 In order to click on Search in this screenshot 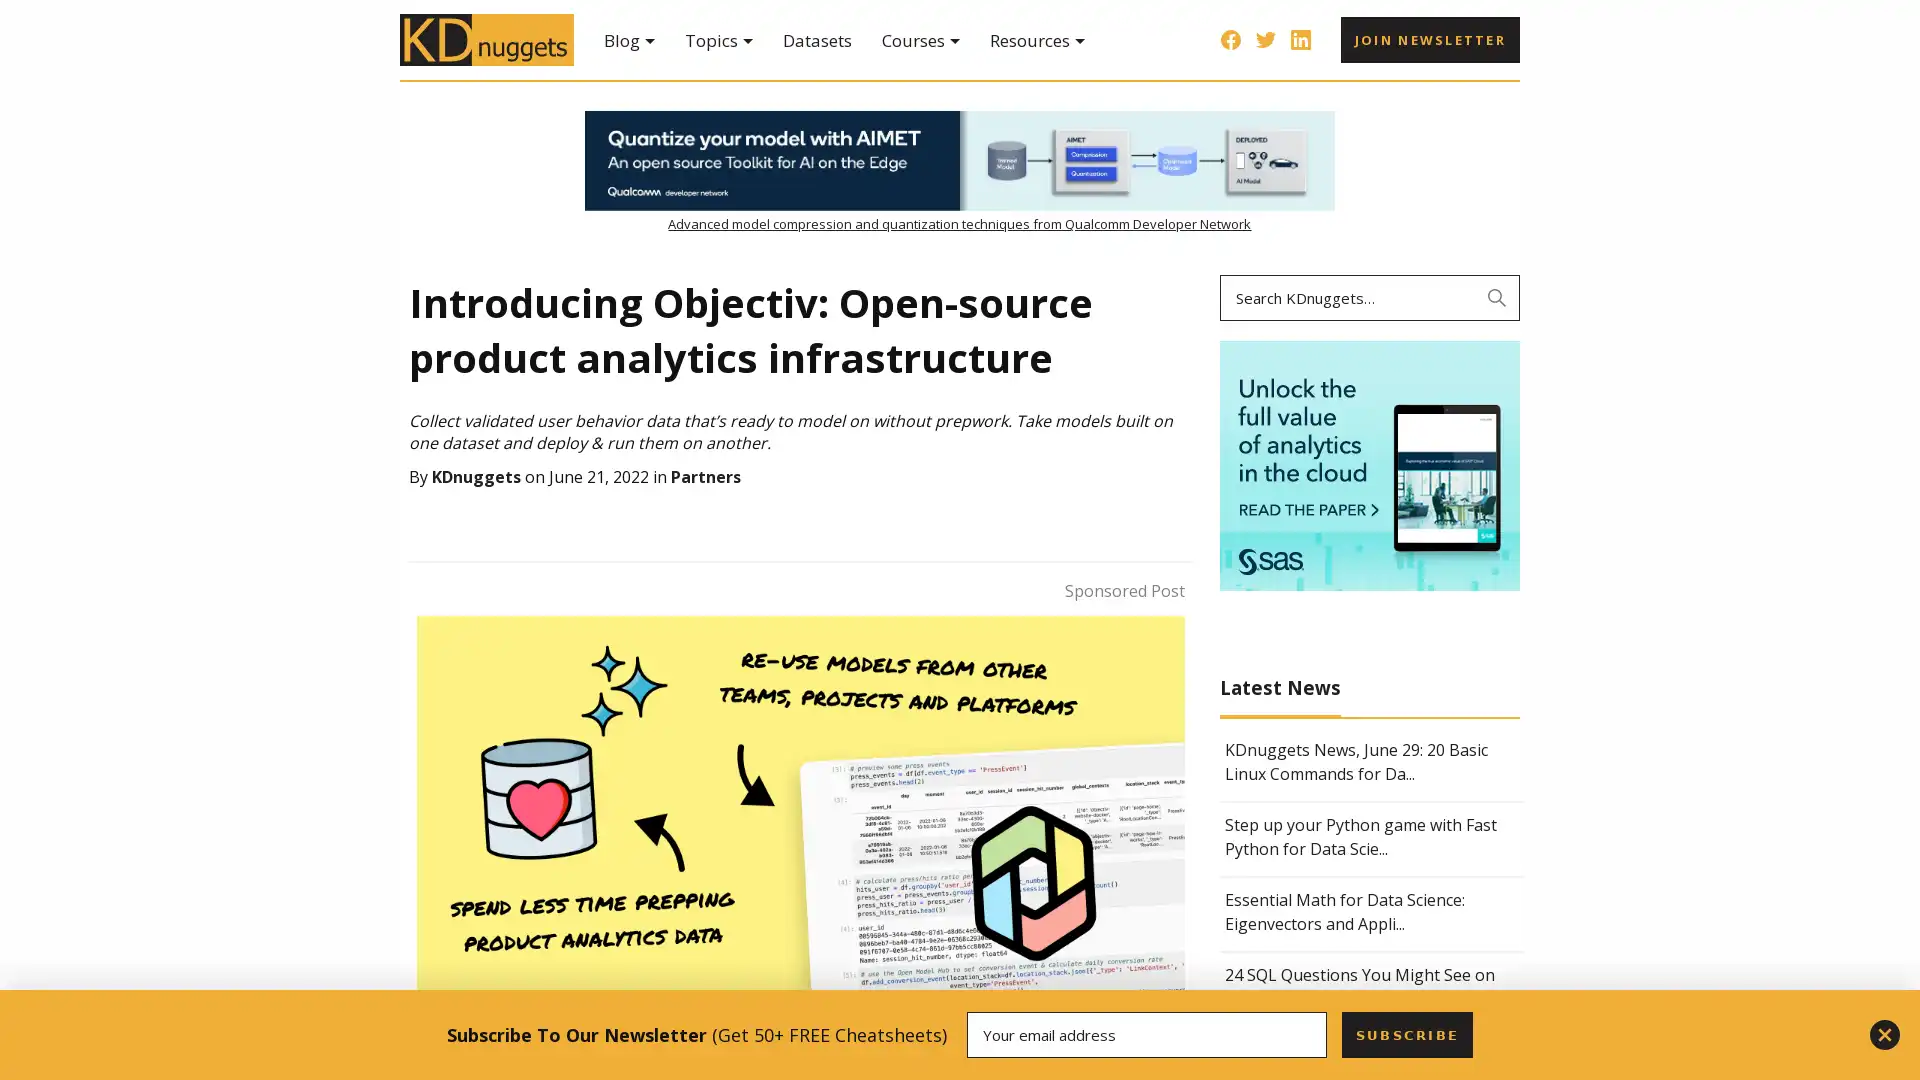, I will do `click(1497, 297)`.